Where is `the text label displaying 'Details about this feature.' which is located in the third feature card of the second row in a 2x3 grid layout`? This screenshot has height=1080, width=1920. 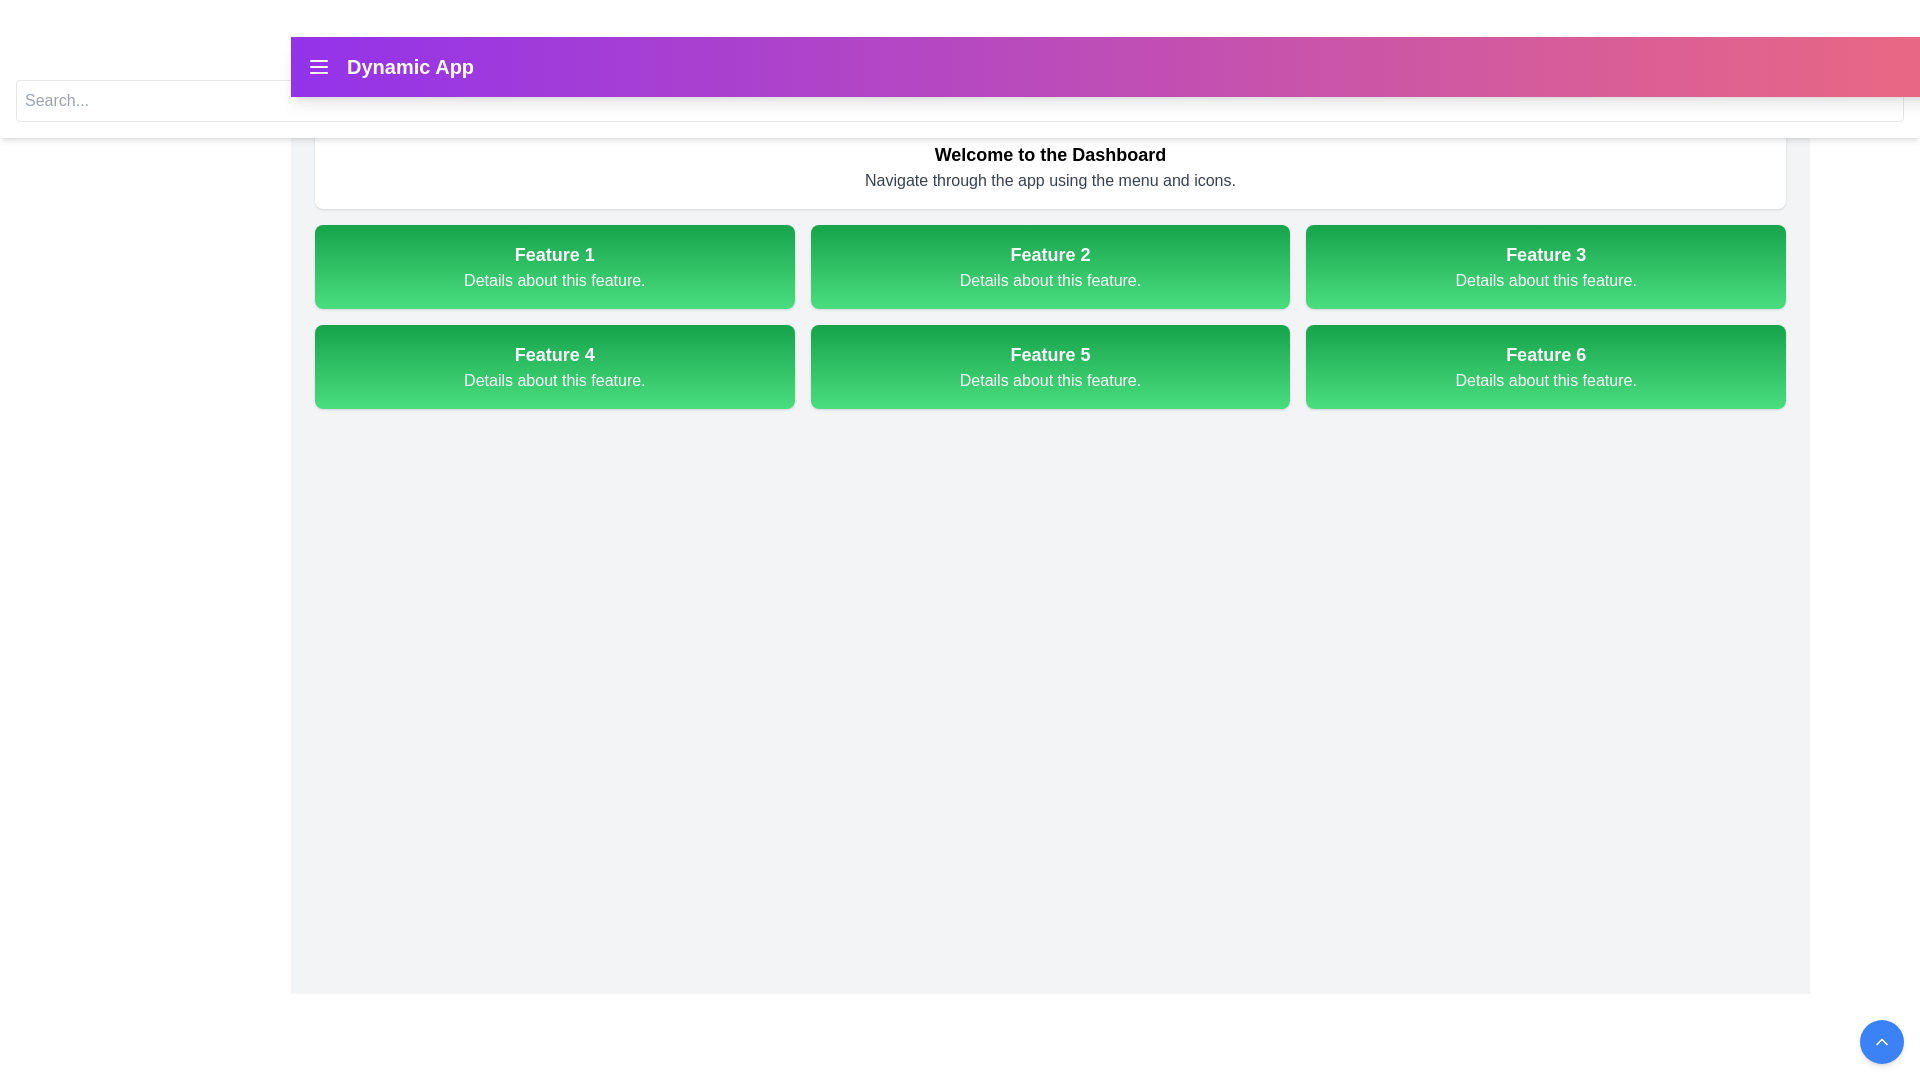
the text label displaying 'Details about this feature.' which is located in the third feature card of the second row in a 2x3 grid layout is located at coordinates (1545, 281).